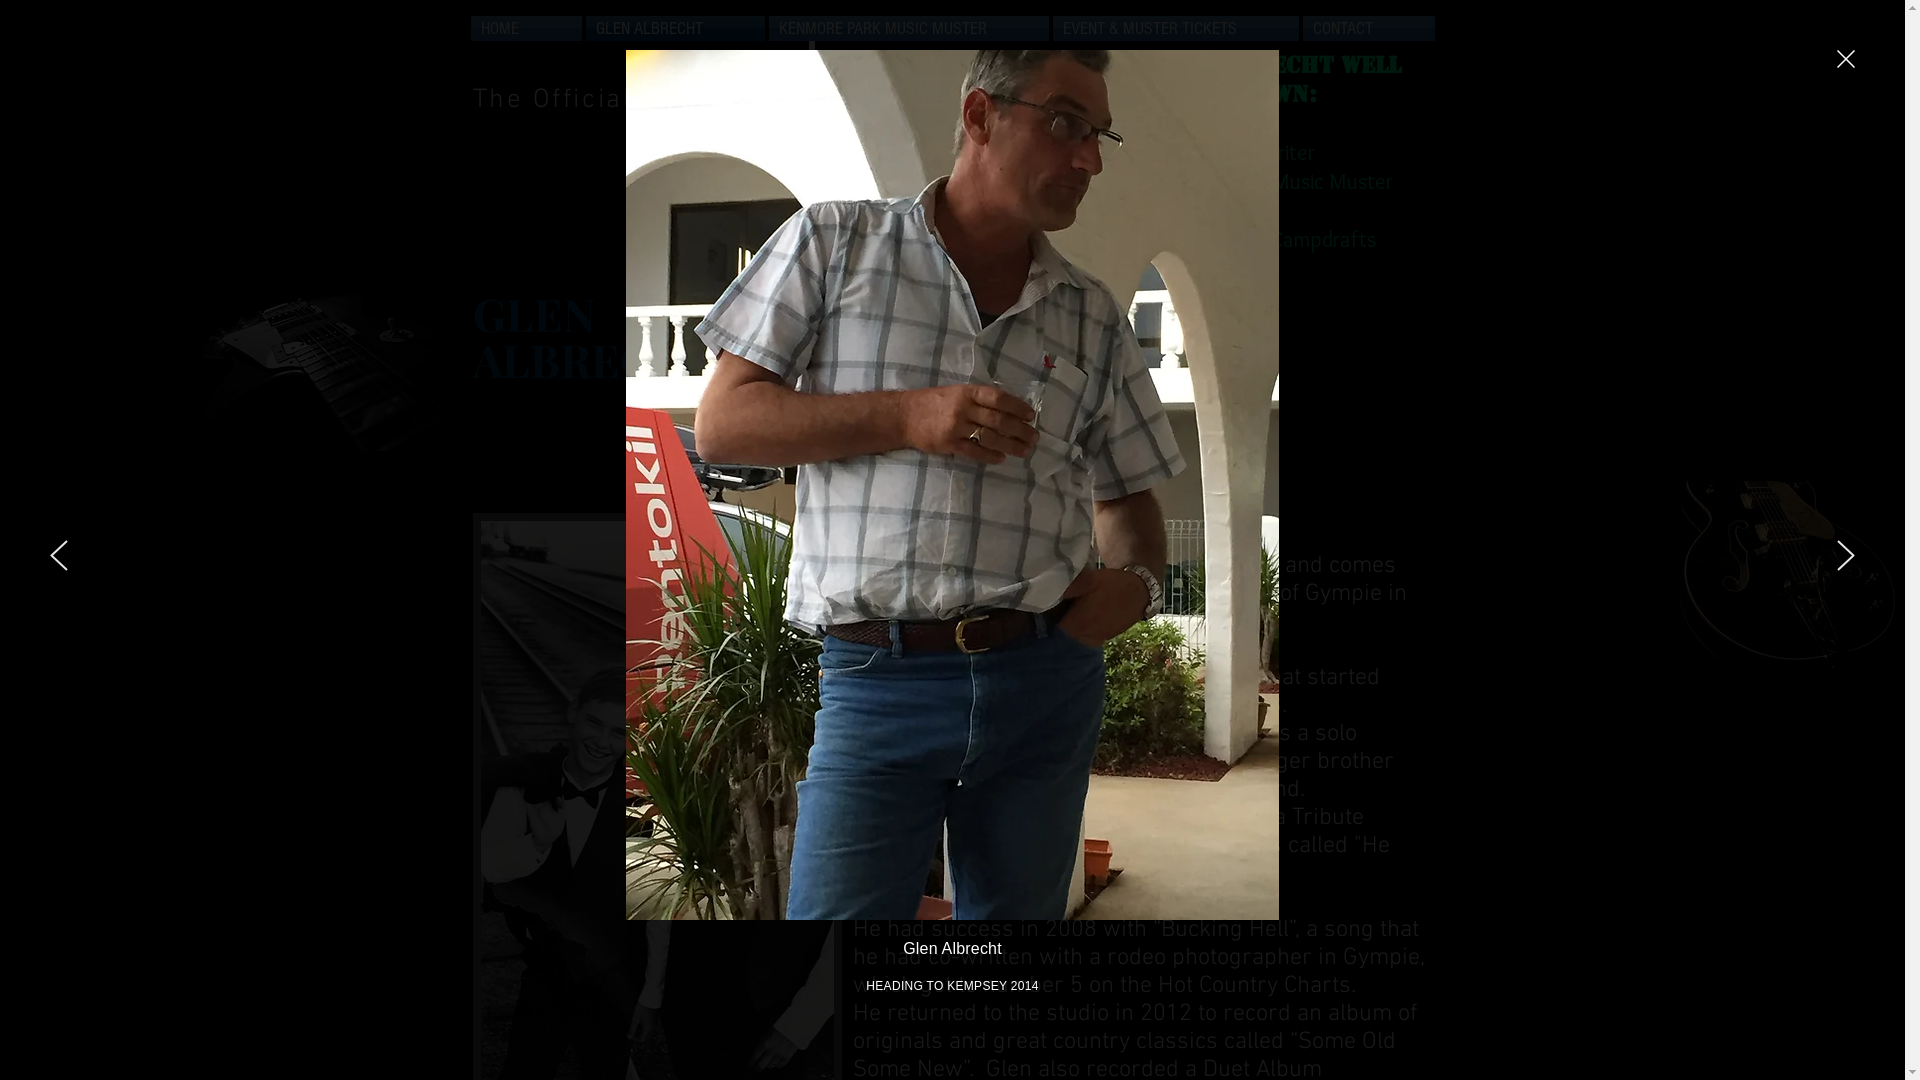 The height and width of the screenshot is (1080, 1920). Describe the element at coordinates (1366, 28) in the screenshot. I see `'CONTACT'` at that location.